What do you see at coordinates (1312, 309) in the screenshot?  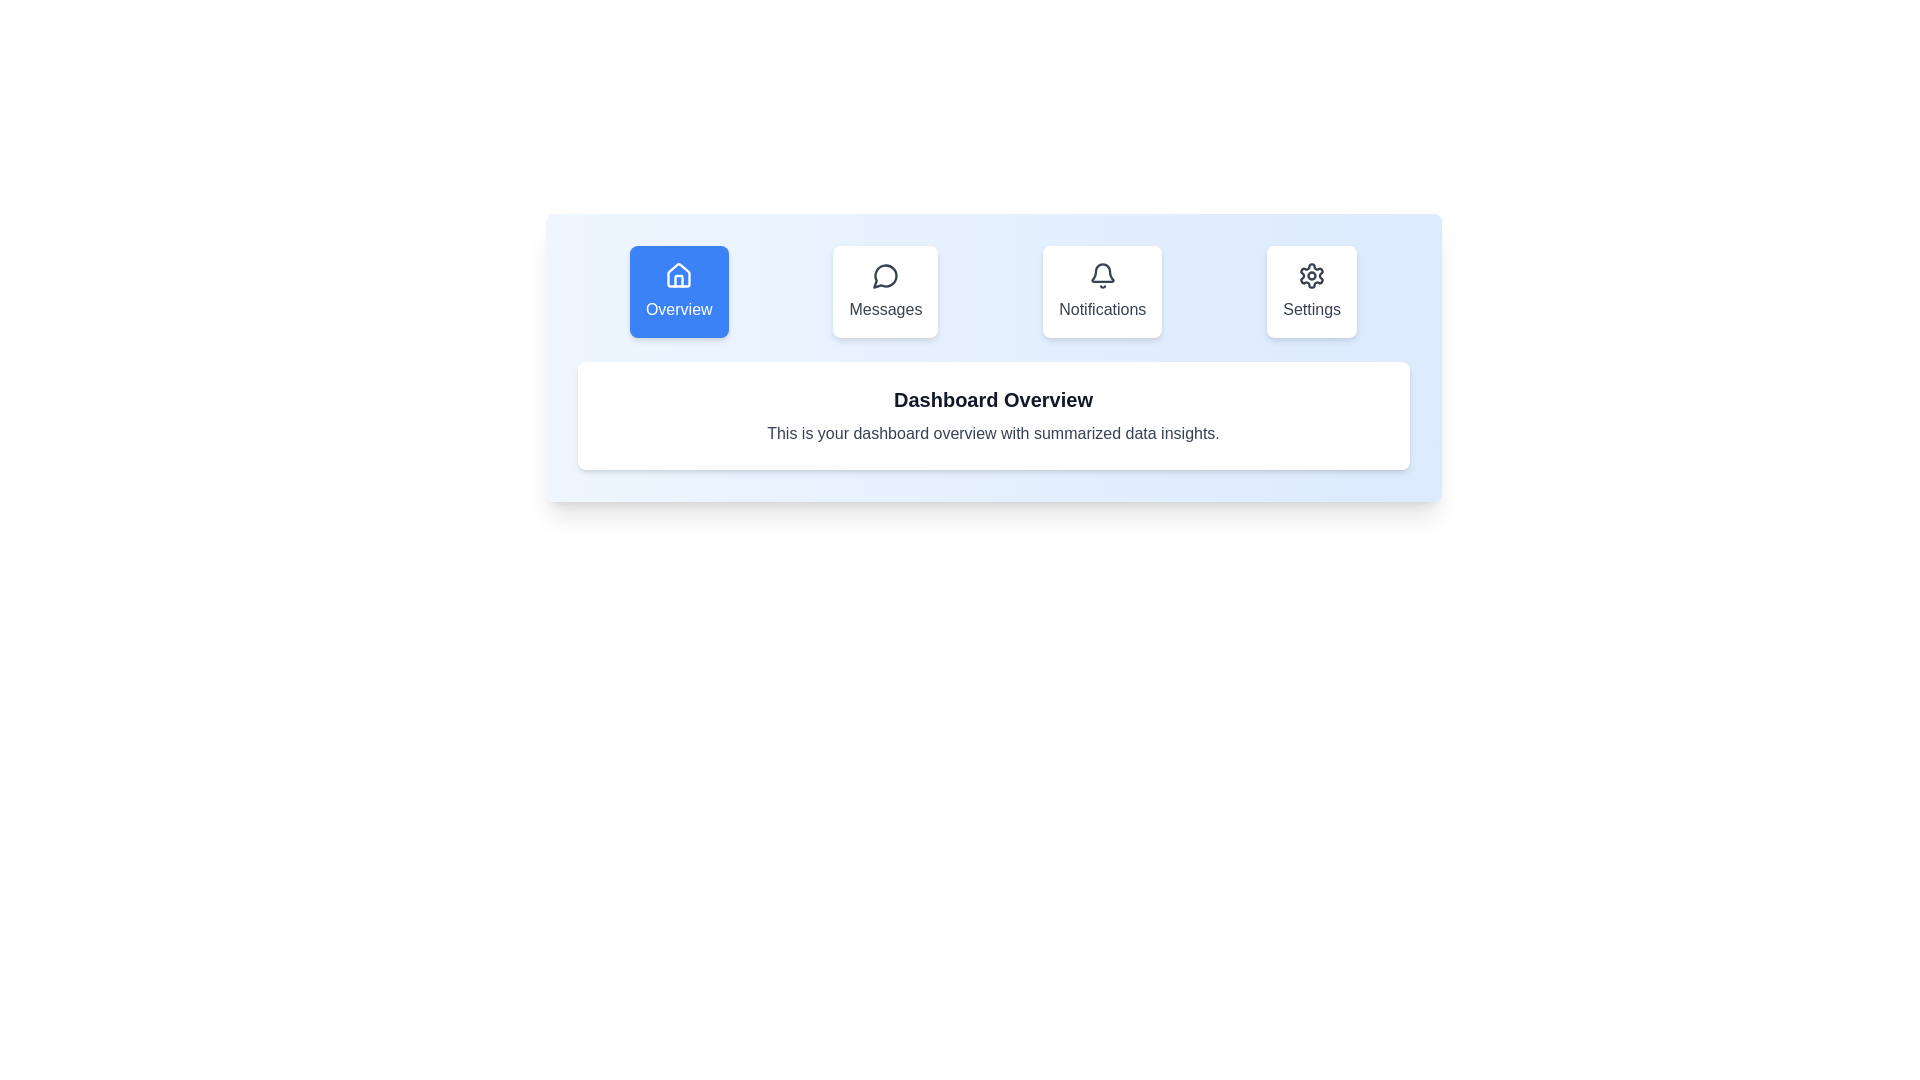 I see `the 'Settings' text label located within the lower portion of the settings card, which is positioned on the rightmost side of a grouping of four vertically-aligned cards` at bounding box center [1312, 309].